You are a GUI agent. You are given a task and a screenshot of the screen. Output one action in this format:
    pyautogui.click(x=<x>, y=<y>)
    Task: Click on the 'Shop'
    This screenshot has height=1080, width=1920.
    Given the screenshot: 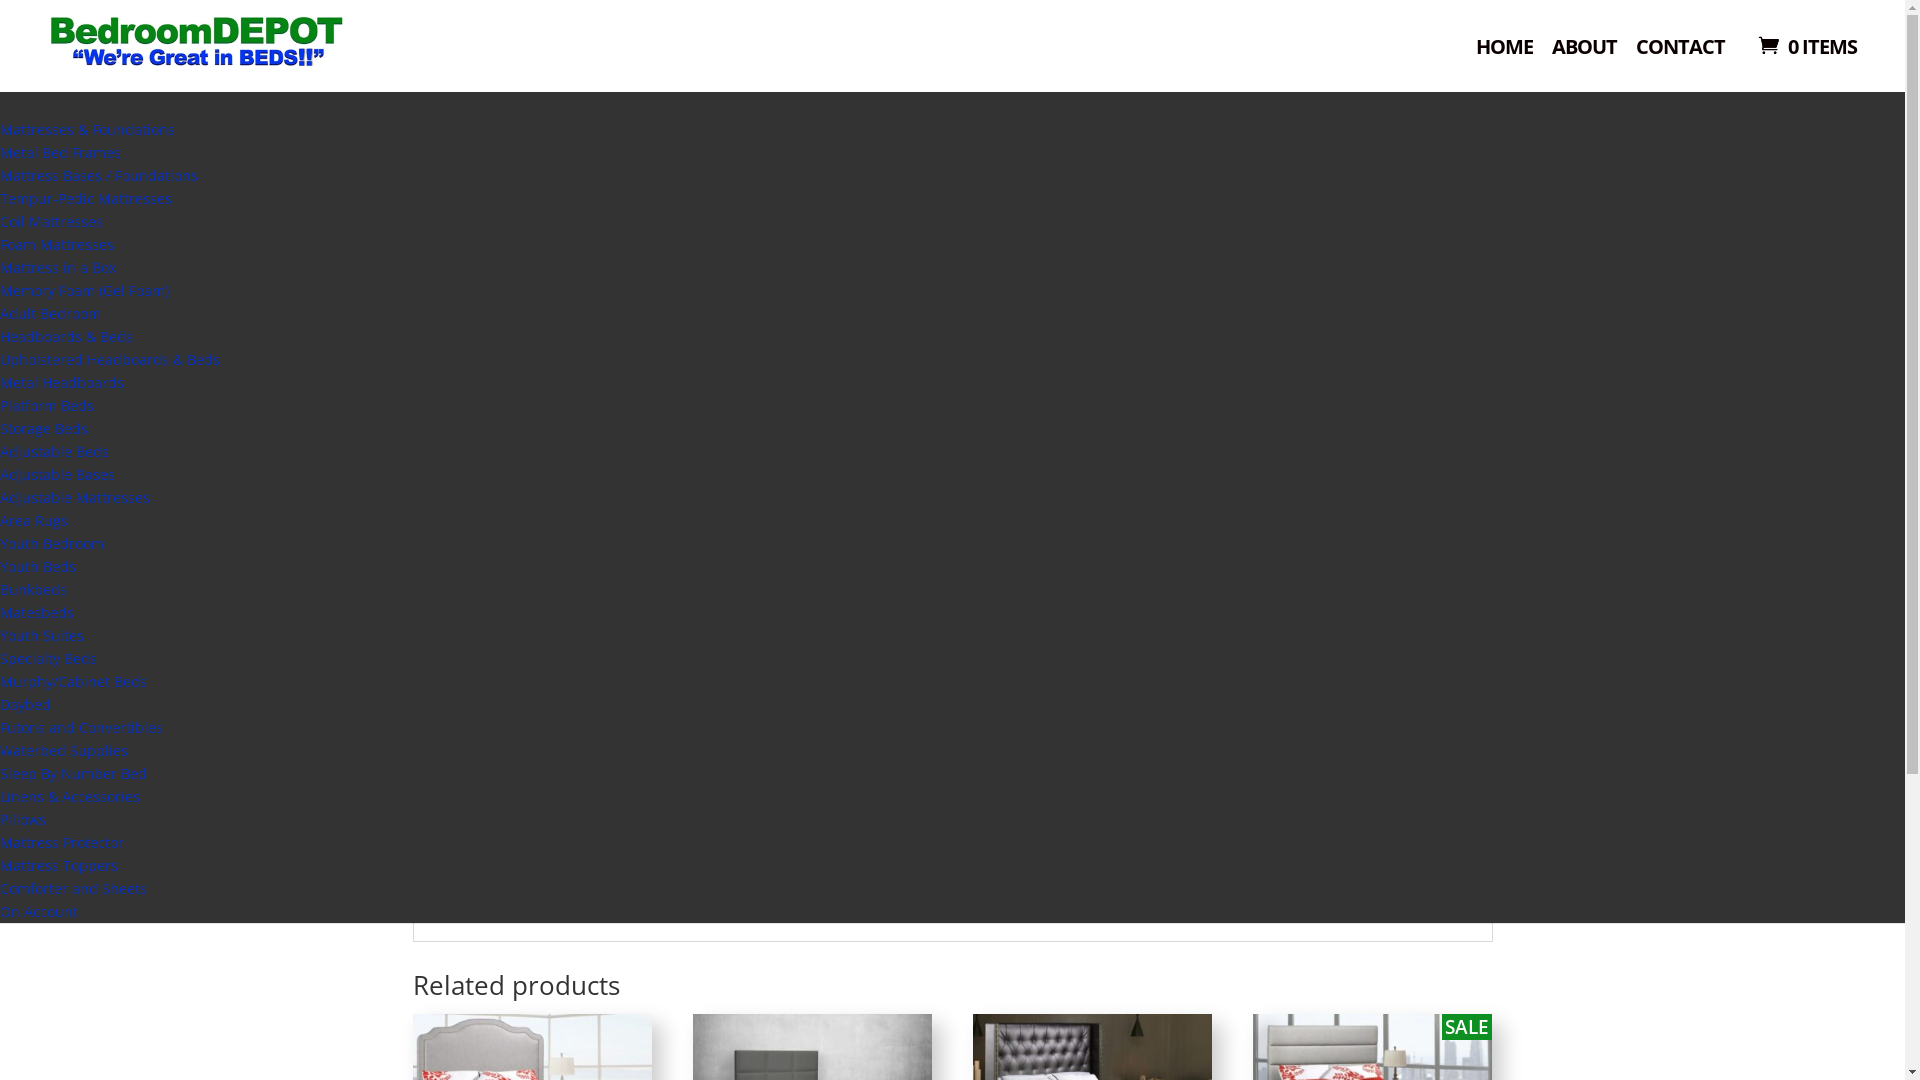 What is the action you would take?
    pyautogui.click(x=825, y=76)
    